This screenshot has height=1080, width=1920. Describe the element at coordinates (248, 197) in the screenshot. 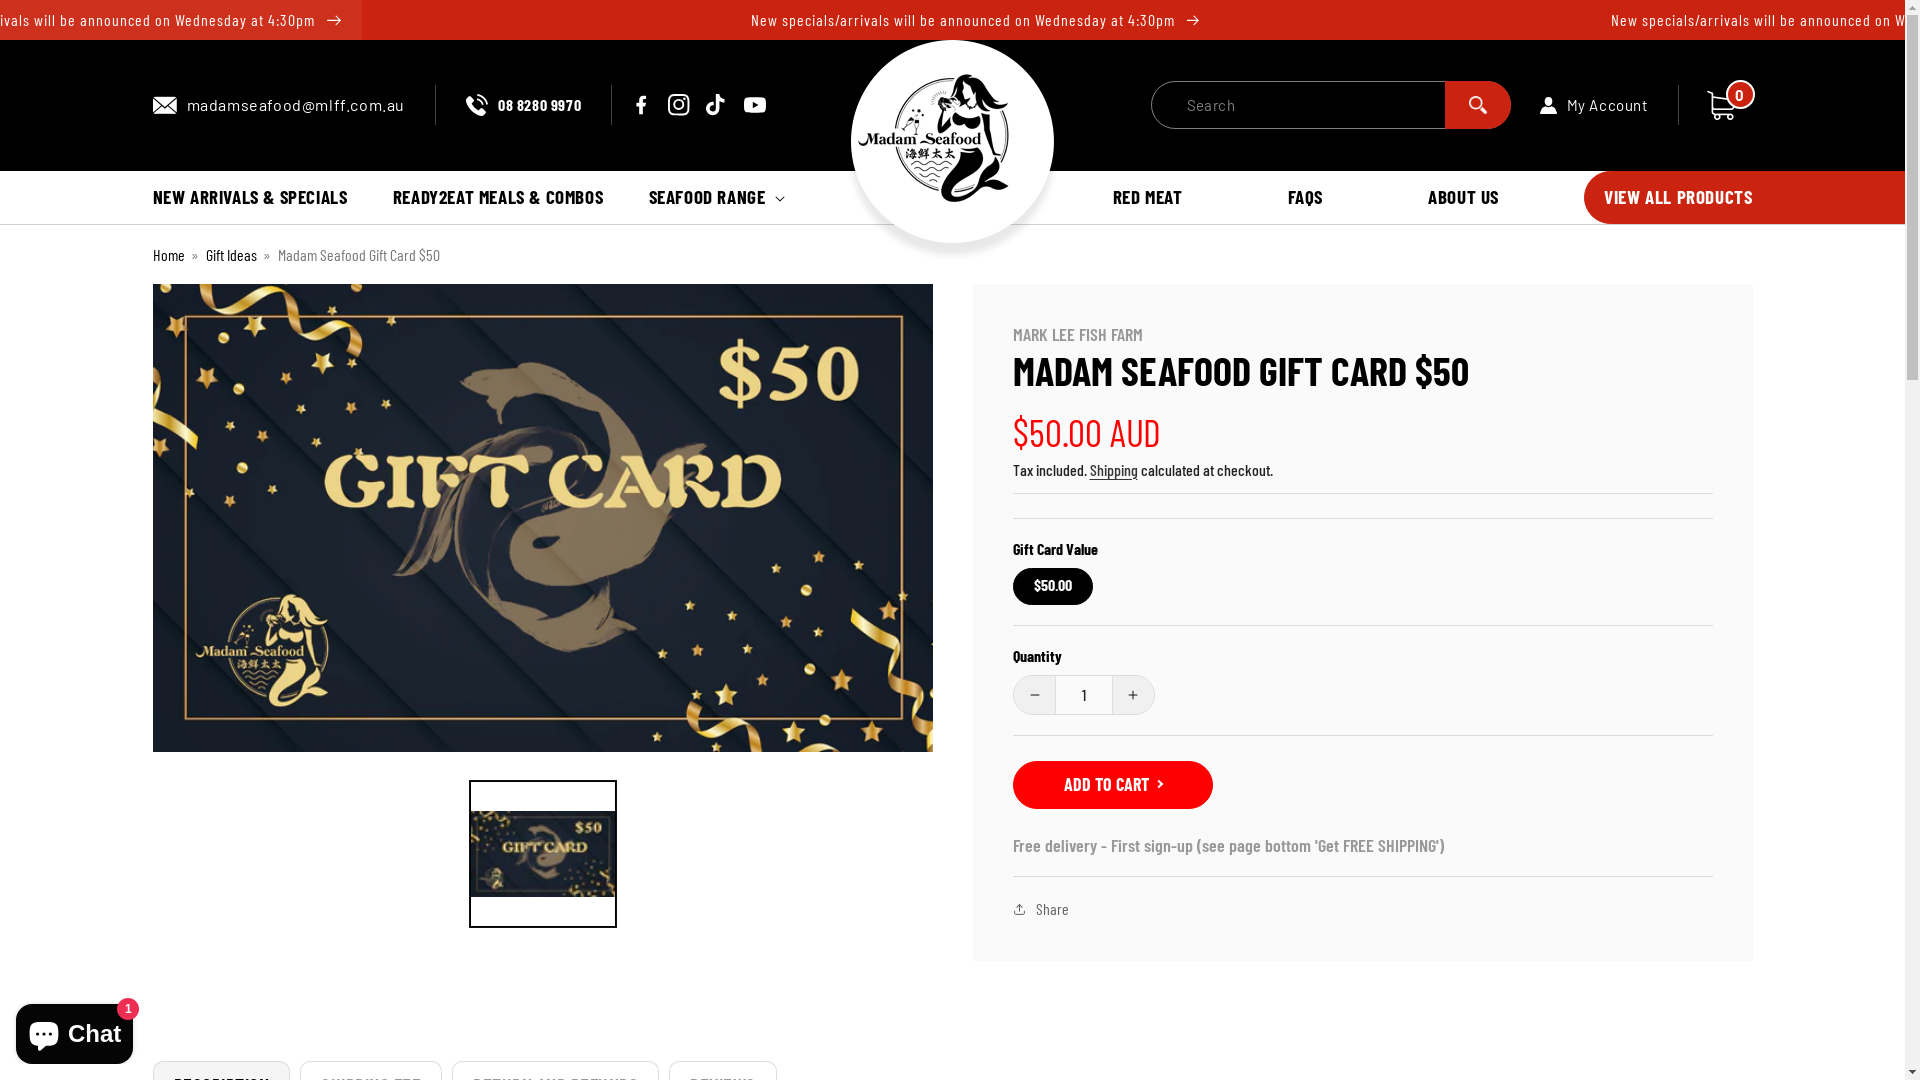

I see `'NEW ARRIVALS & SPECIALS'` at that location.